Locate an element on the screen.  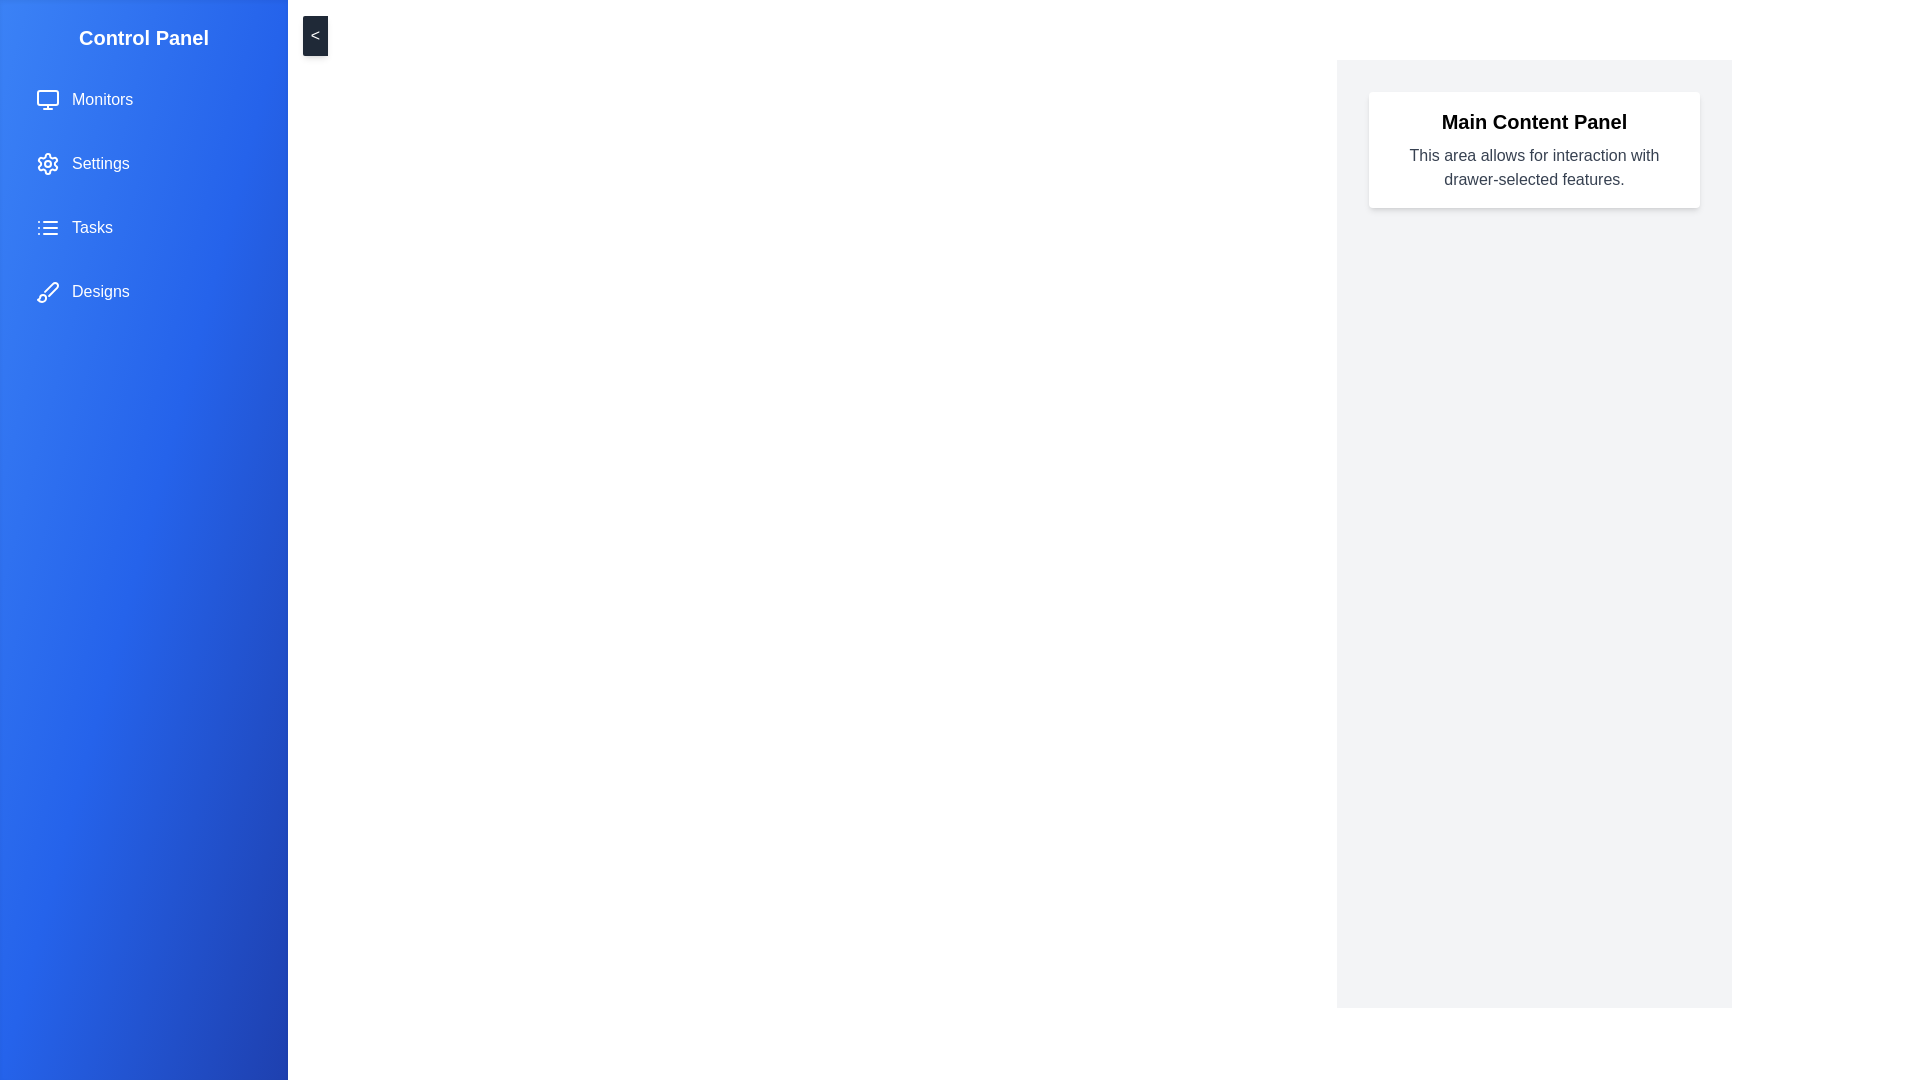
the main content panel to focus on it is located at coordinates (1533, 599).